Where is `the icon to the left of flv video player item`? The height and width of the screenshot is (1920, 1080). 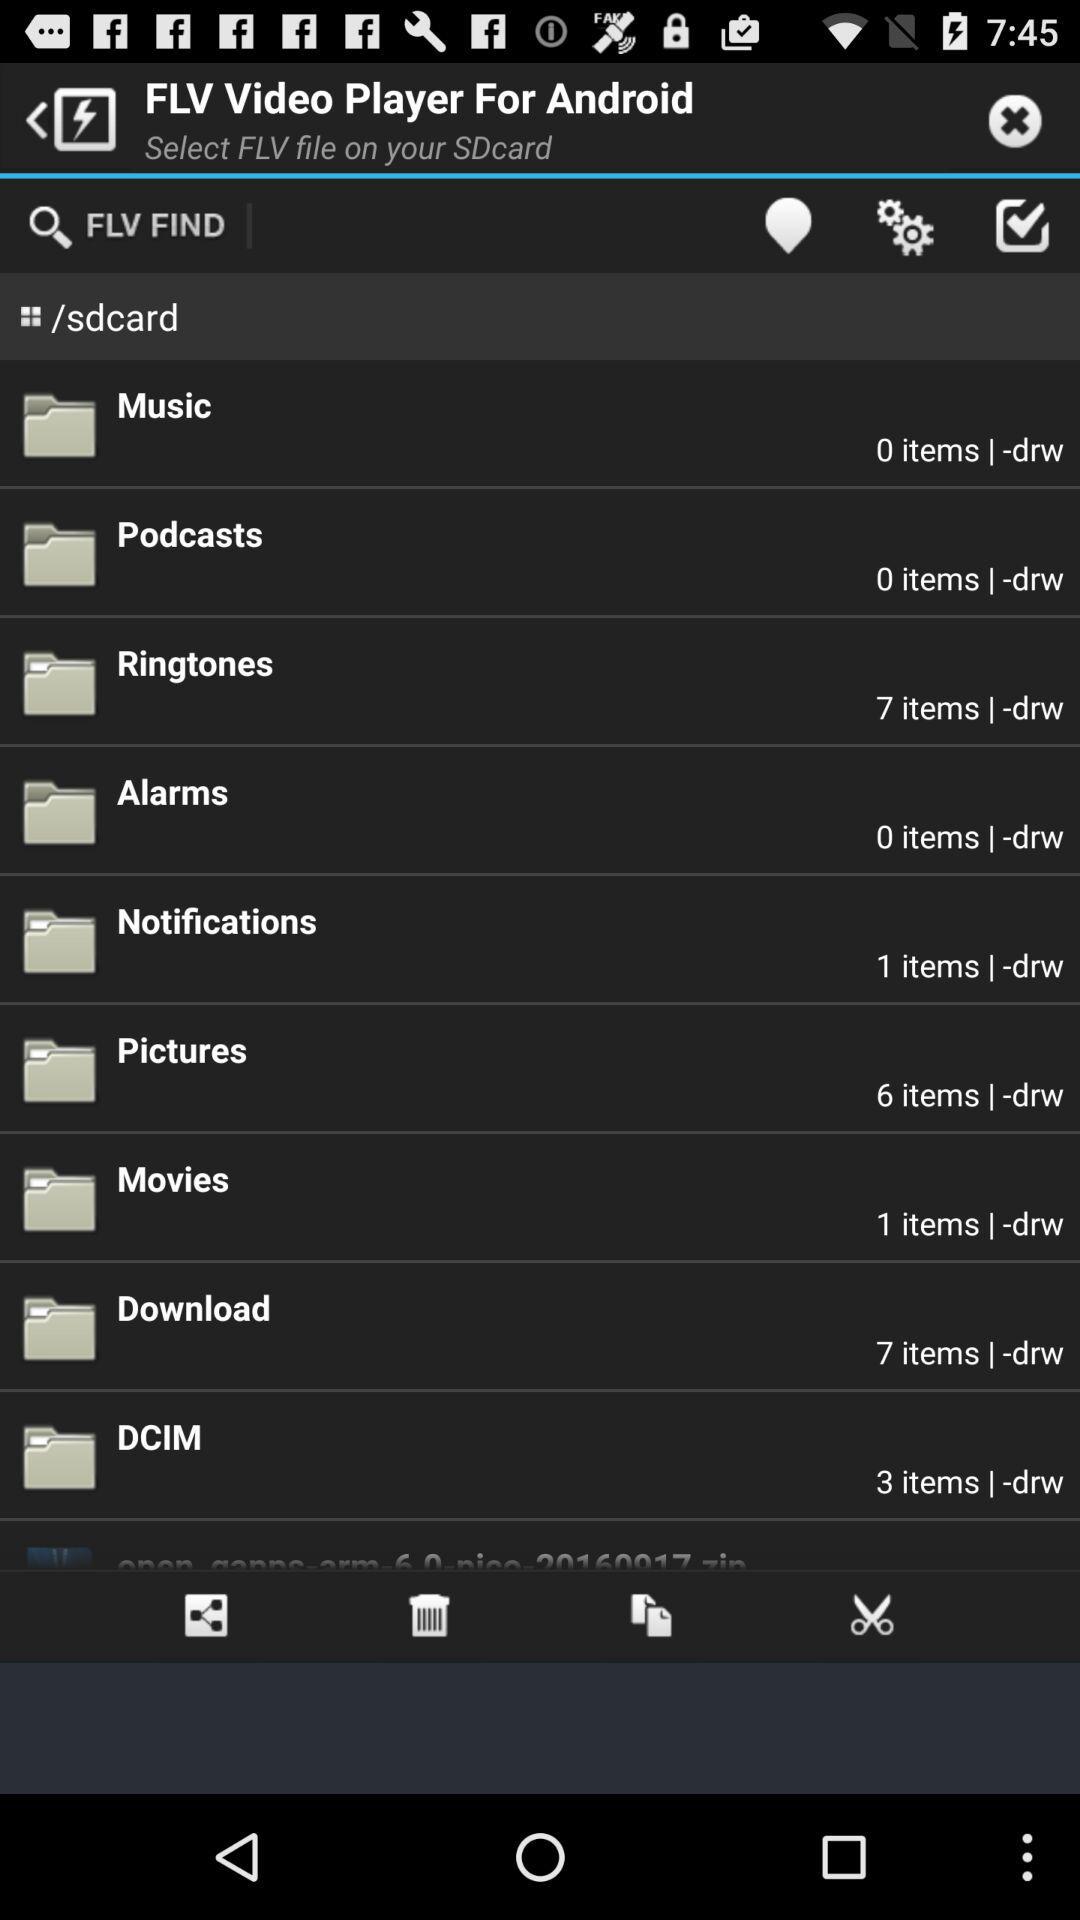 the icon to the left of flv video player item is located at coordinates (64, 116).